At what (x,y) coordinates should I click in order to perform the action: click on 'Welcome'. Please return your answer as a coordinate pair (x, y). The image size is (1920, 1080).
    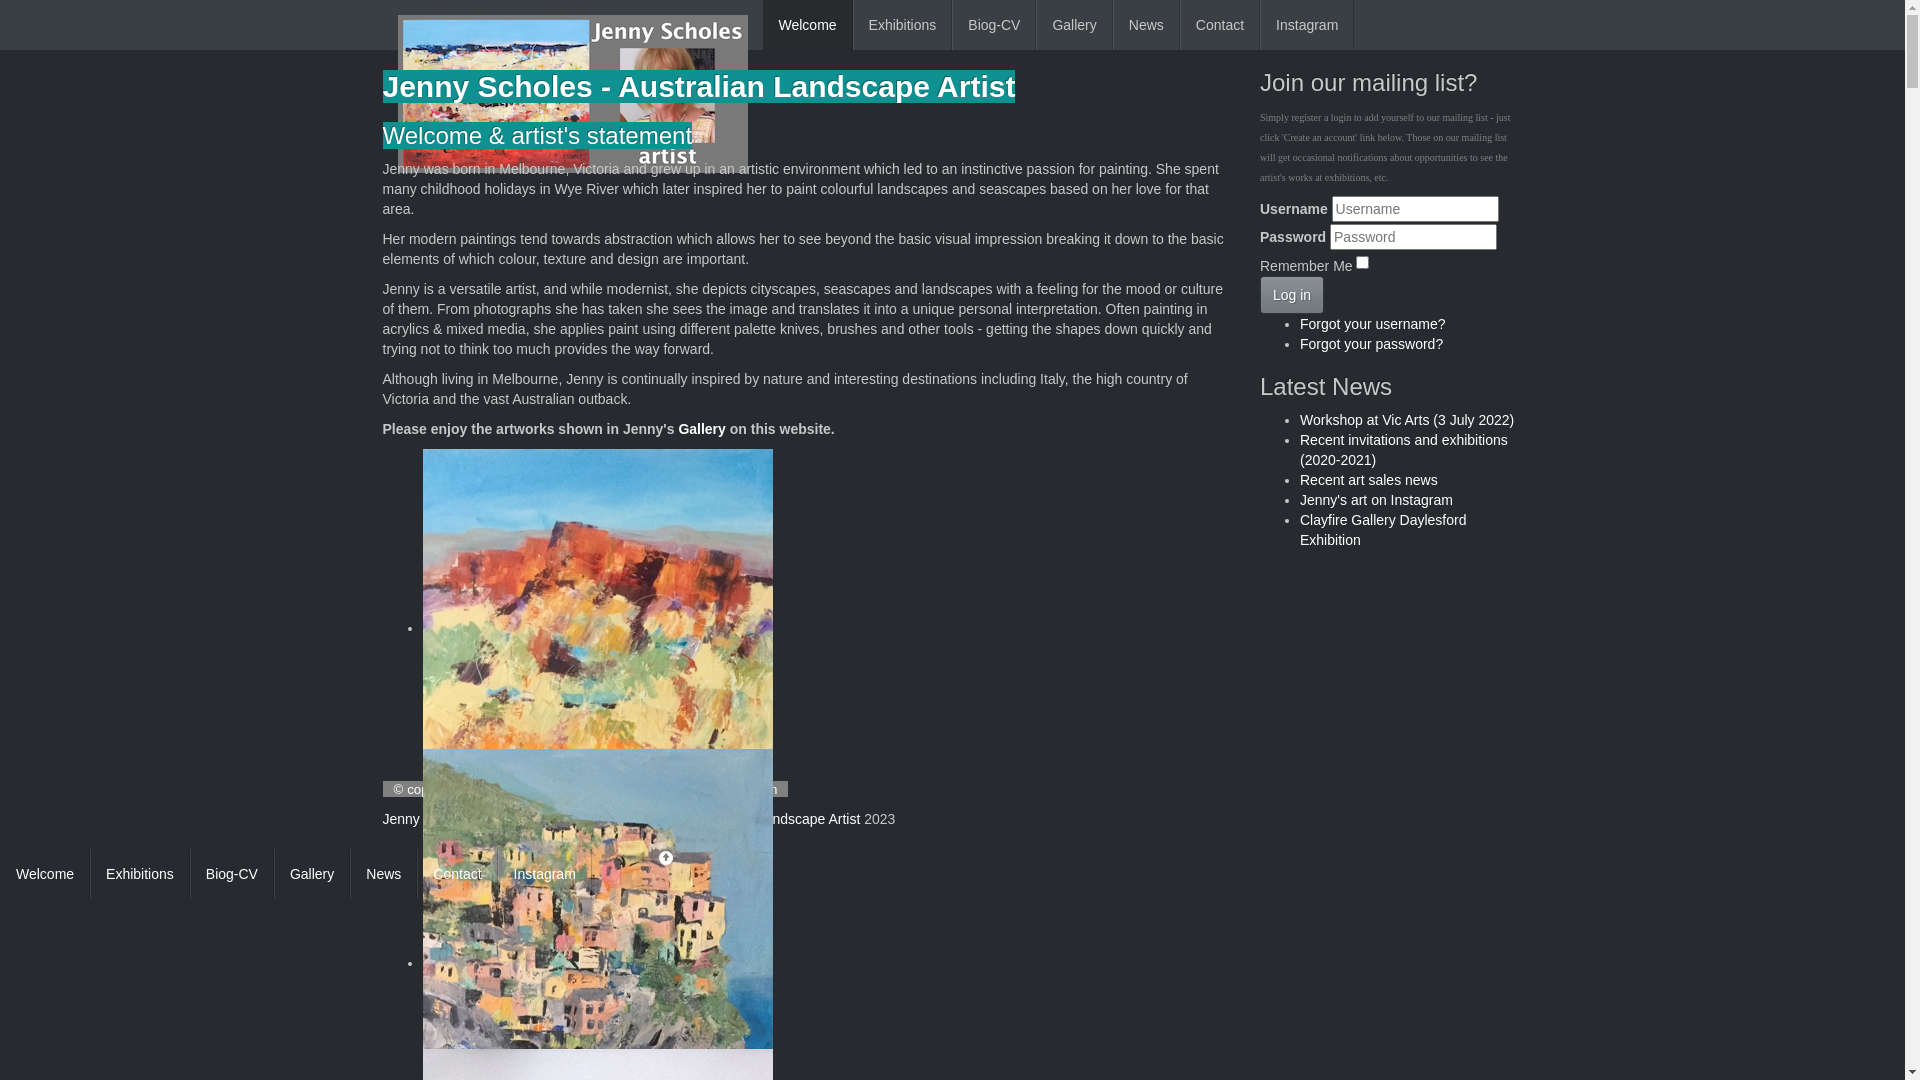
    Looking at the image, I should click on (761, 24).